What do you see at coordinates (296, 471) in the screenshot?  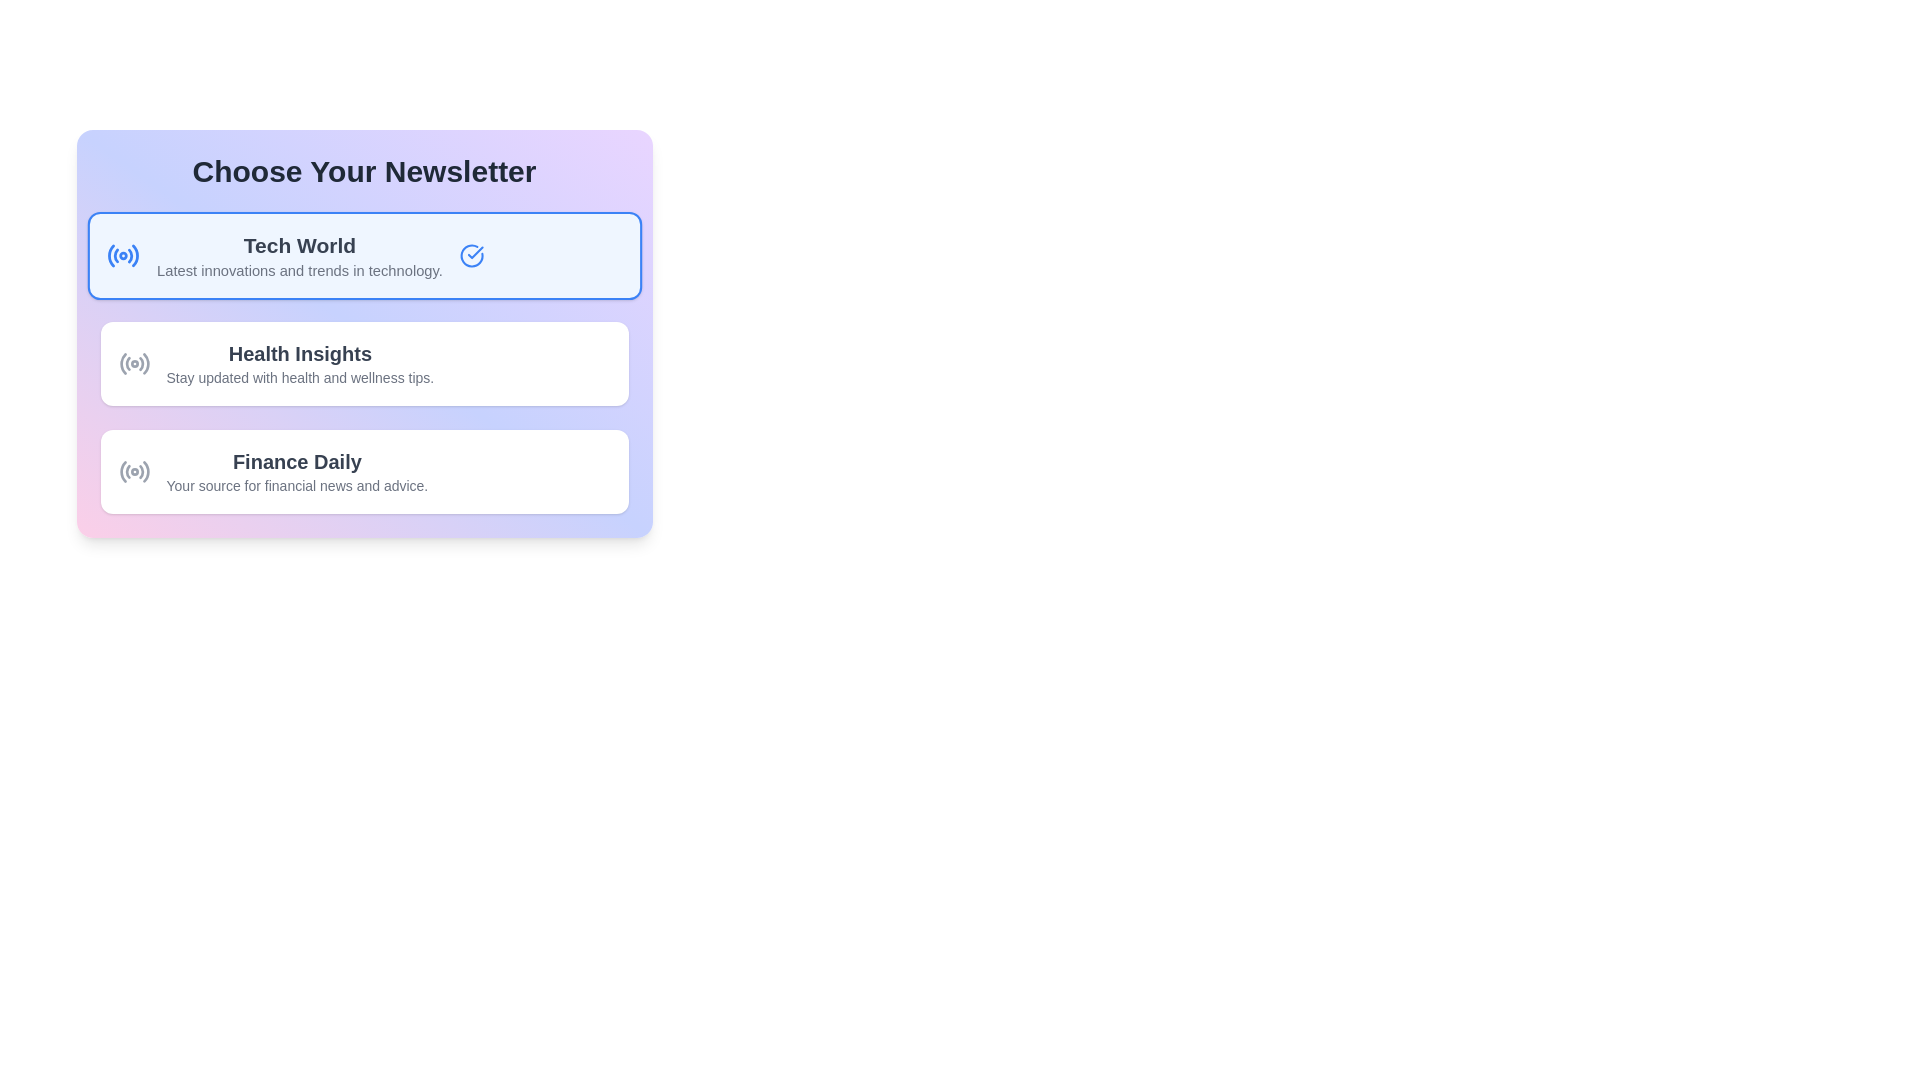 I see `the informational heading text block for the 'Finance Daily' option within the third option card under 'Choose Your Newsletter'` at bounding box center [296, 471].